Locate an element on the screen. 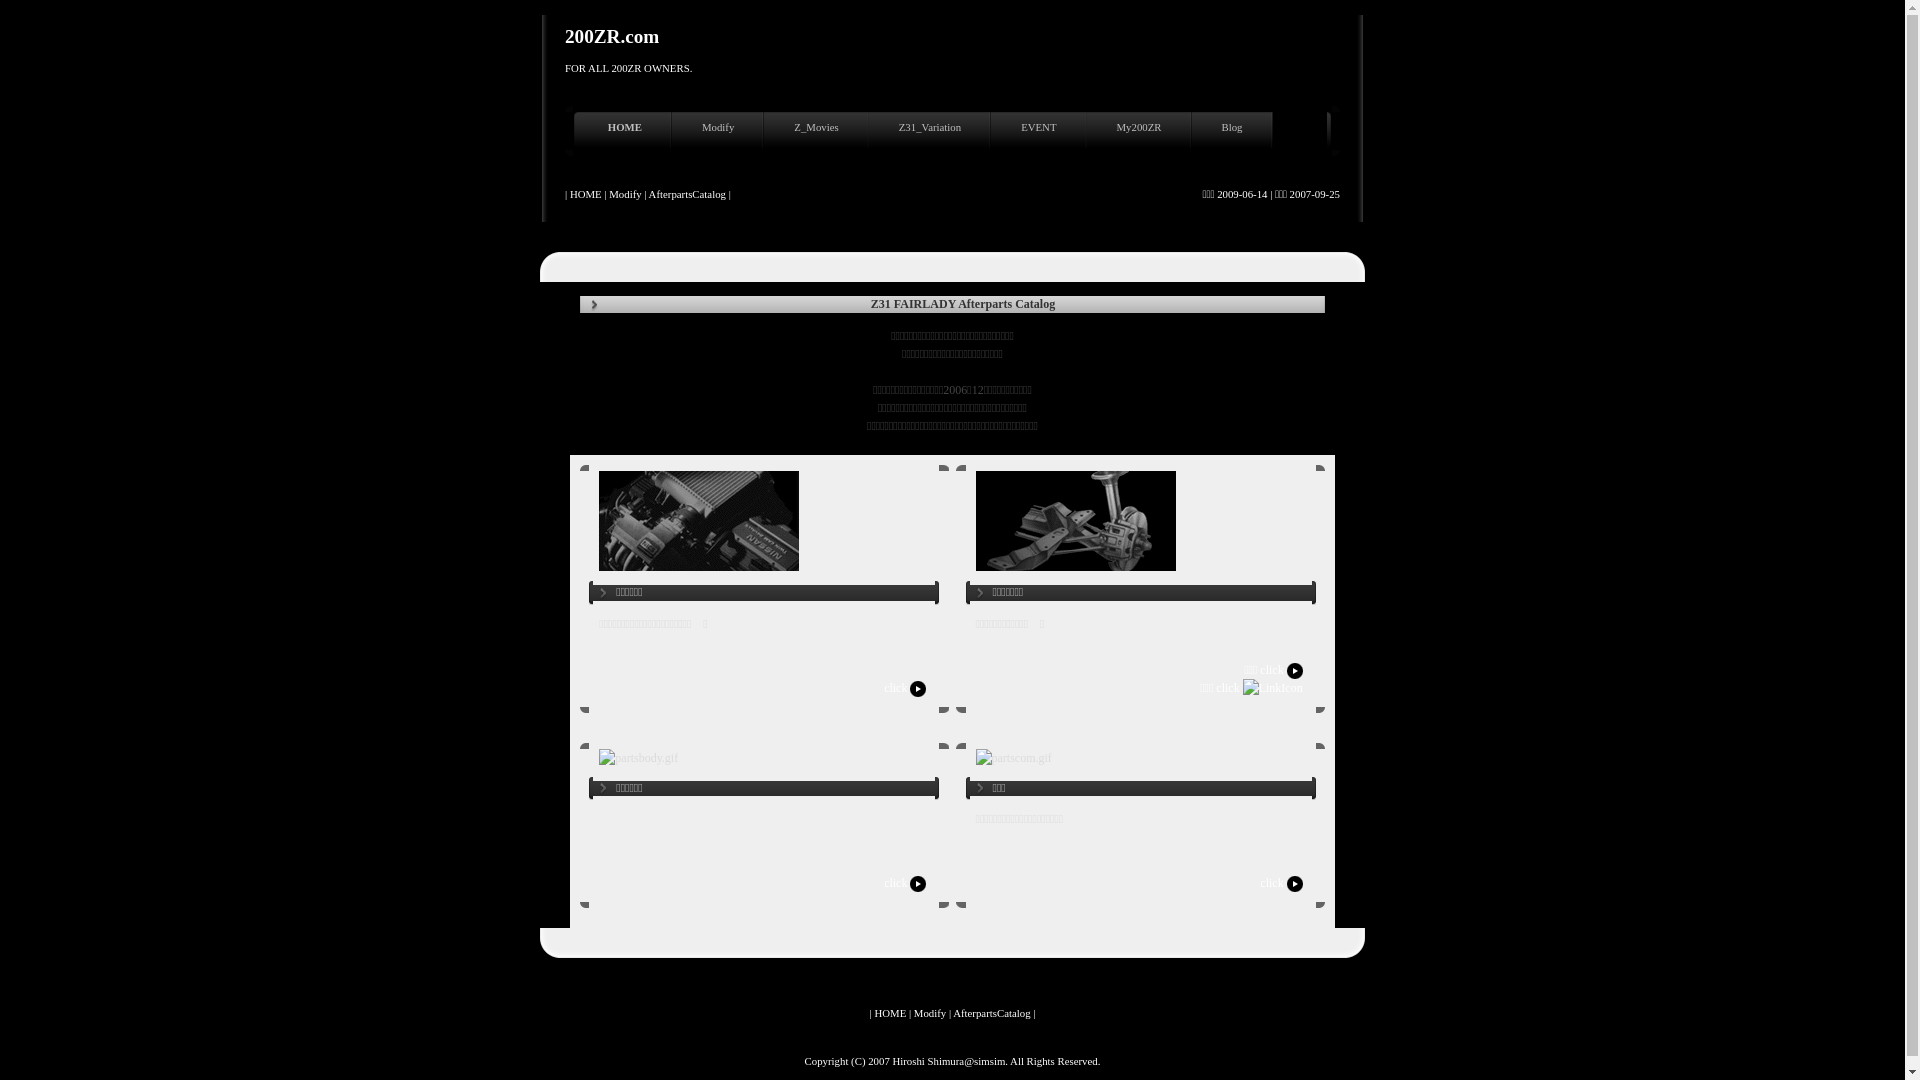 The image size is (1920, 1080). 'Z31_Variation' is located at coordinates (931, 131).